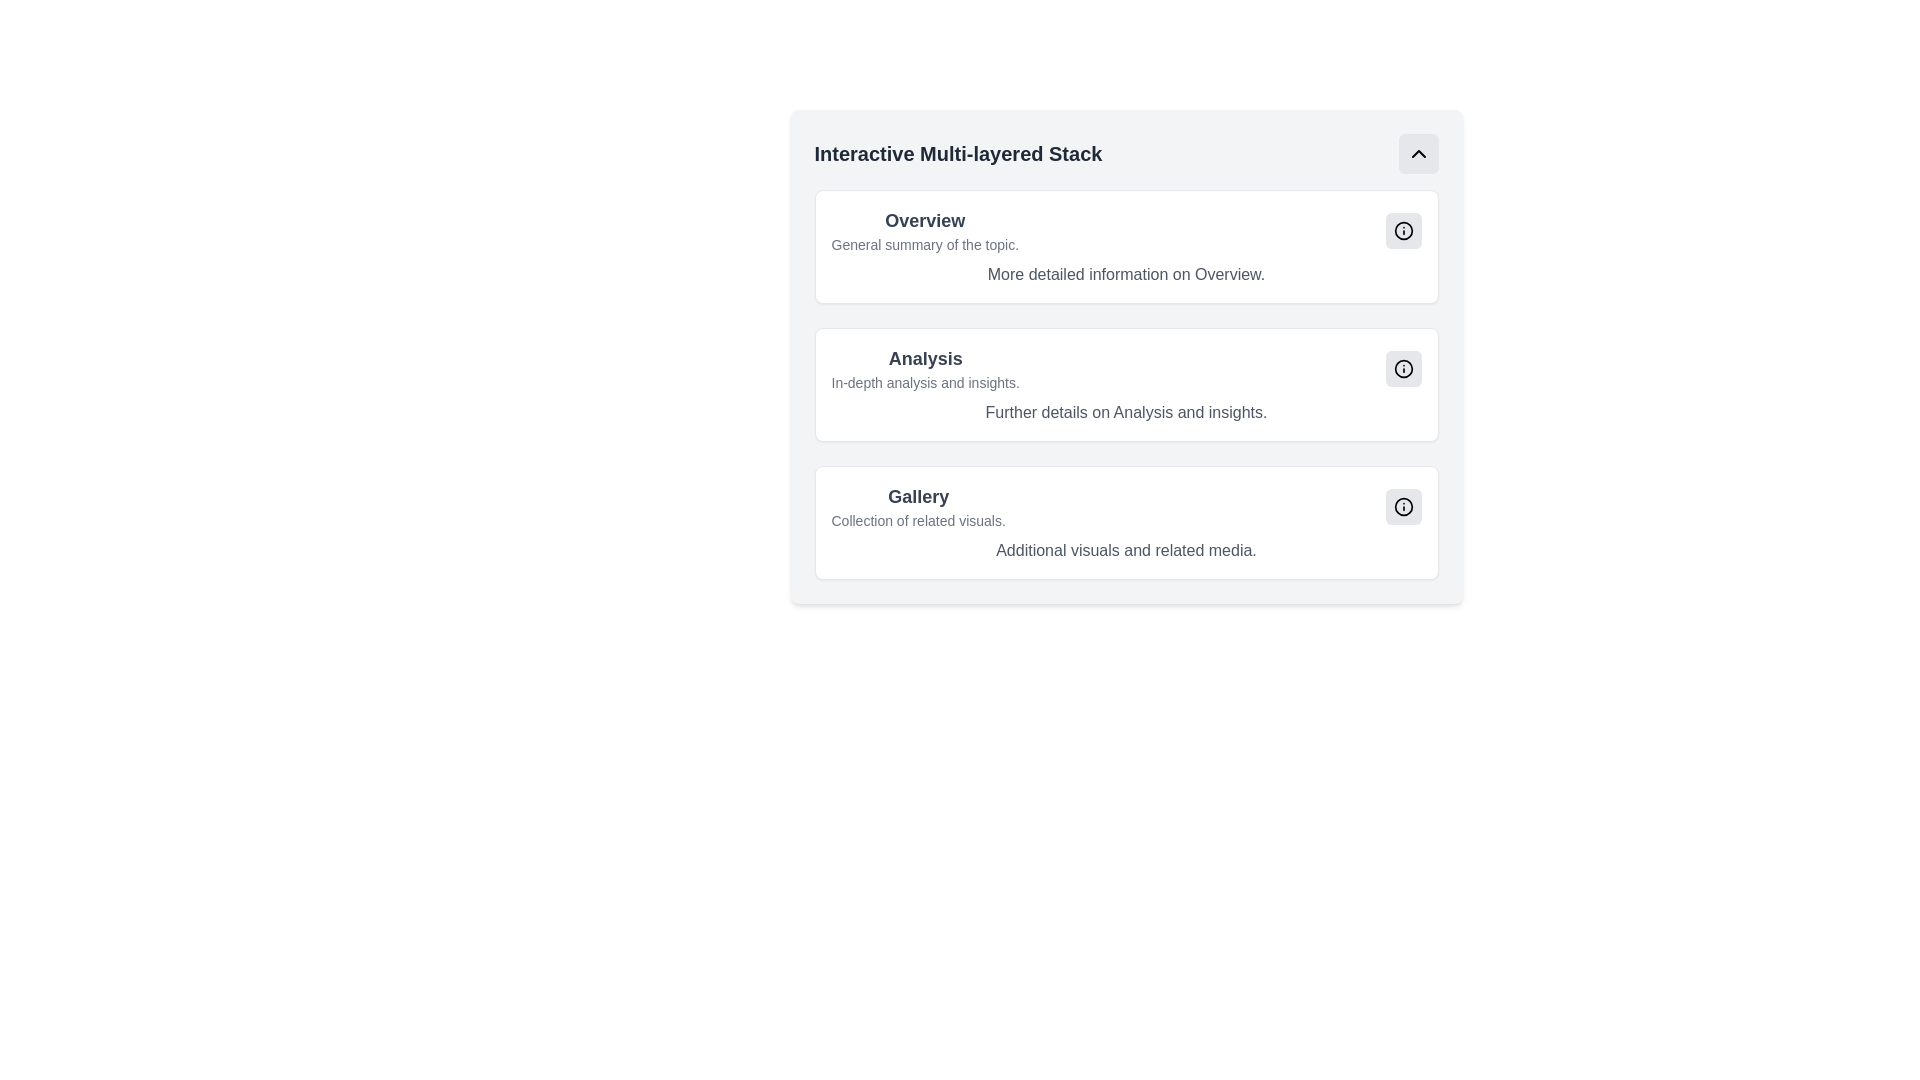 The width and height of the screenshot is (1920, 1080). What do you see at coordinates (1417, 153) in the screenshot?
I see `the button located at the top-right corner of the 'Interactive Multi-layered Stack' section` at bounding box center [1417, 153].